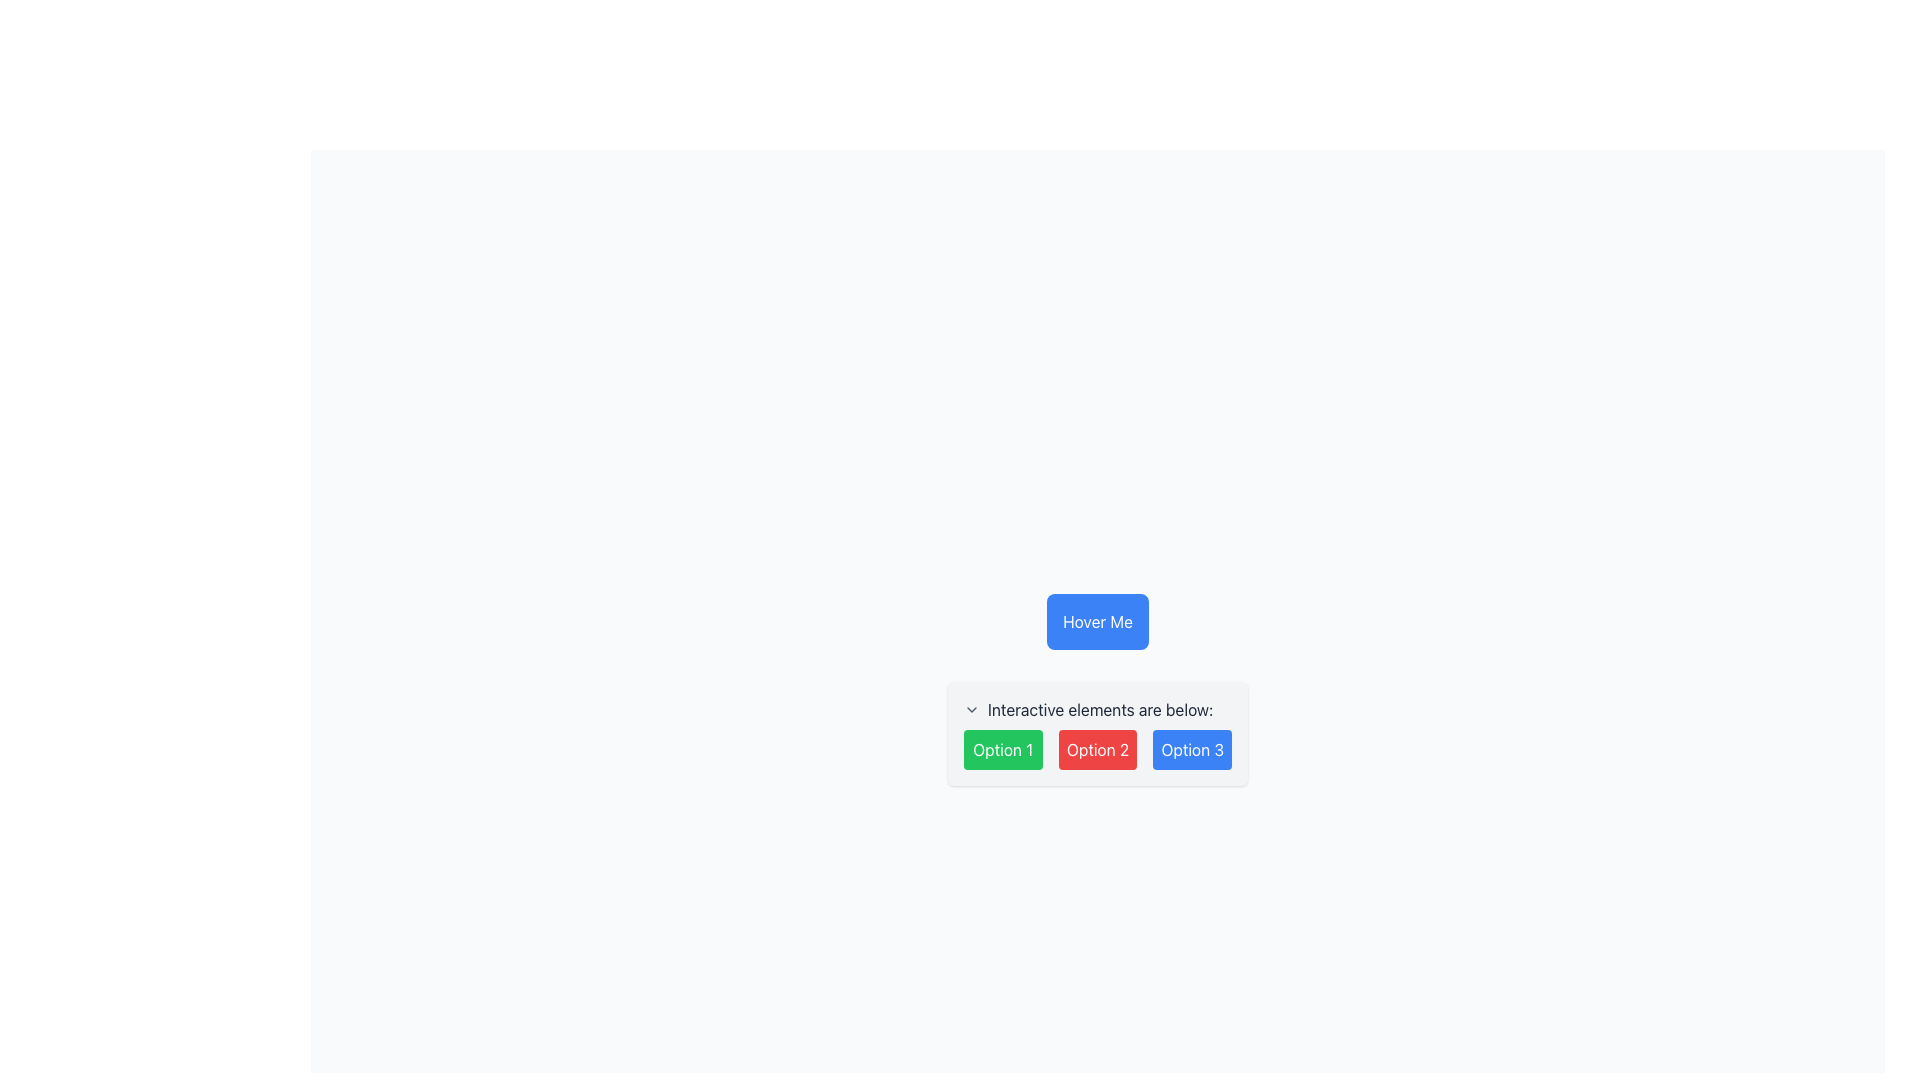 This screenshot has height=1080, width=1920. Describe the element at coordinates (1099, 708) in the screenshot. I see `the text label displaying 'Interactive elements are below:' which is styled in dark gray (#text-gray-800) and located below the 'Hover Me' button` at that location.